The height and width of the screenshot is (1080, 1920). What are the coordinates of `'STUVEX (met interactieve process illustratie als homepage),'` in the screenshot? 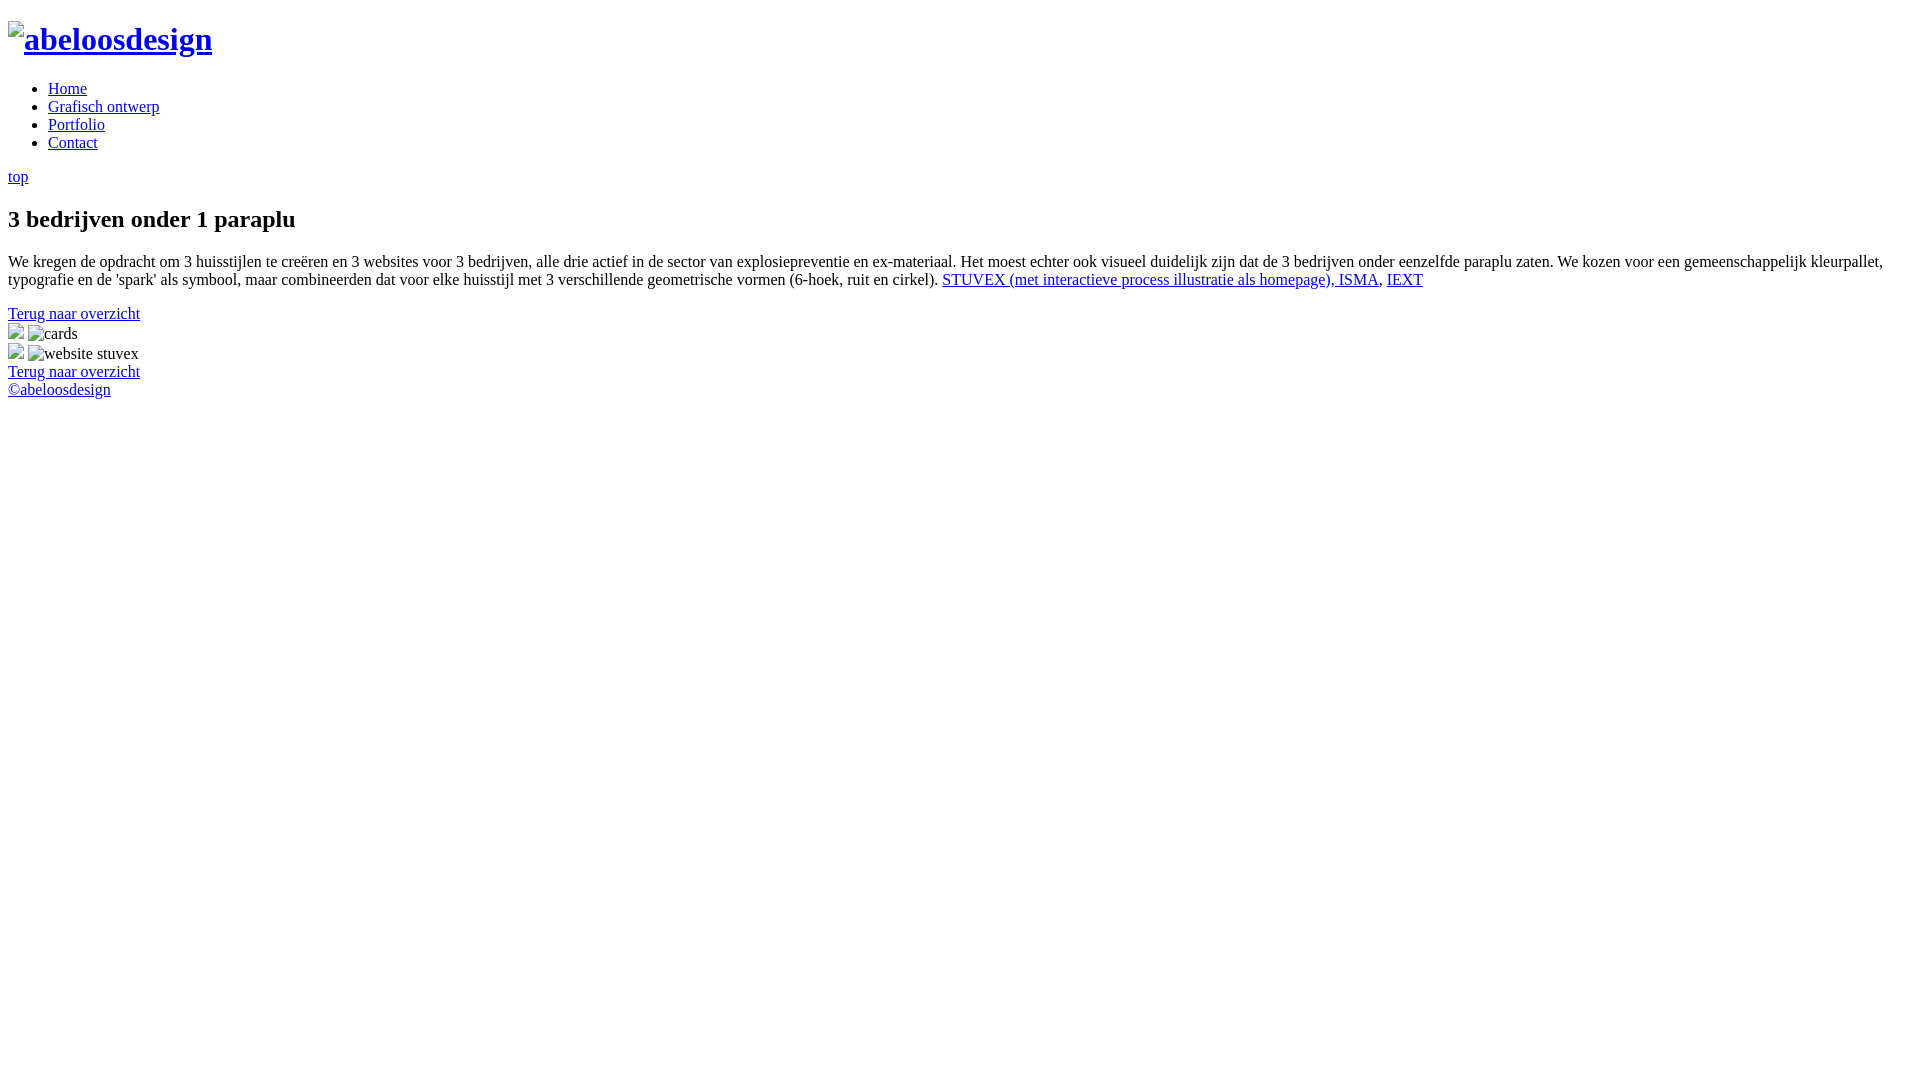 It's located at (1140, 279).